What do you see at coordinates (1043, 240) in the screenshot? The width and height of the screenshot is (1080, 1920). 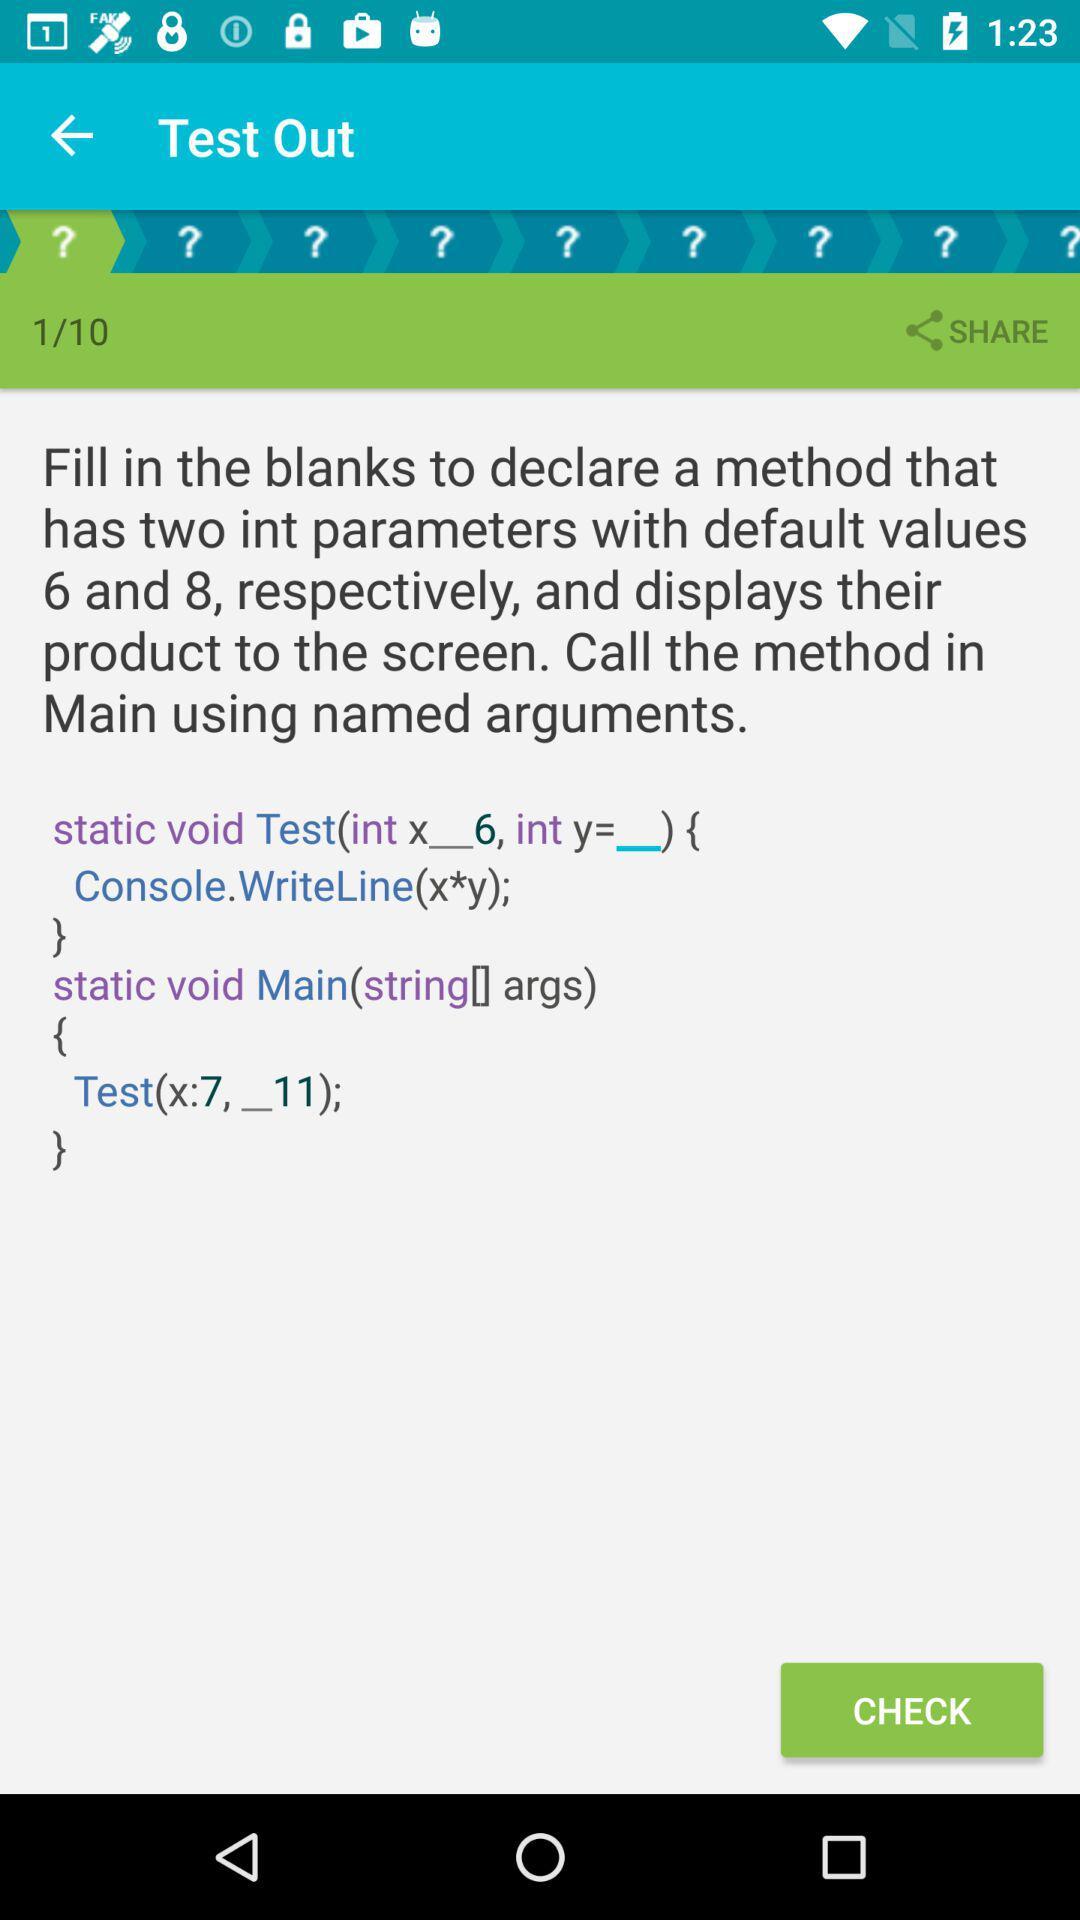 I see `the help icon` at bounding box center [1043, 240].